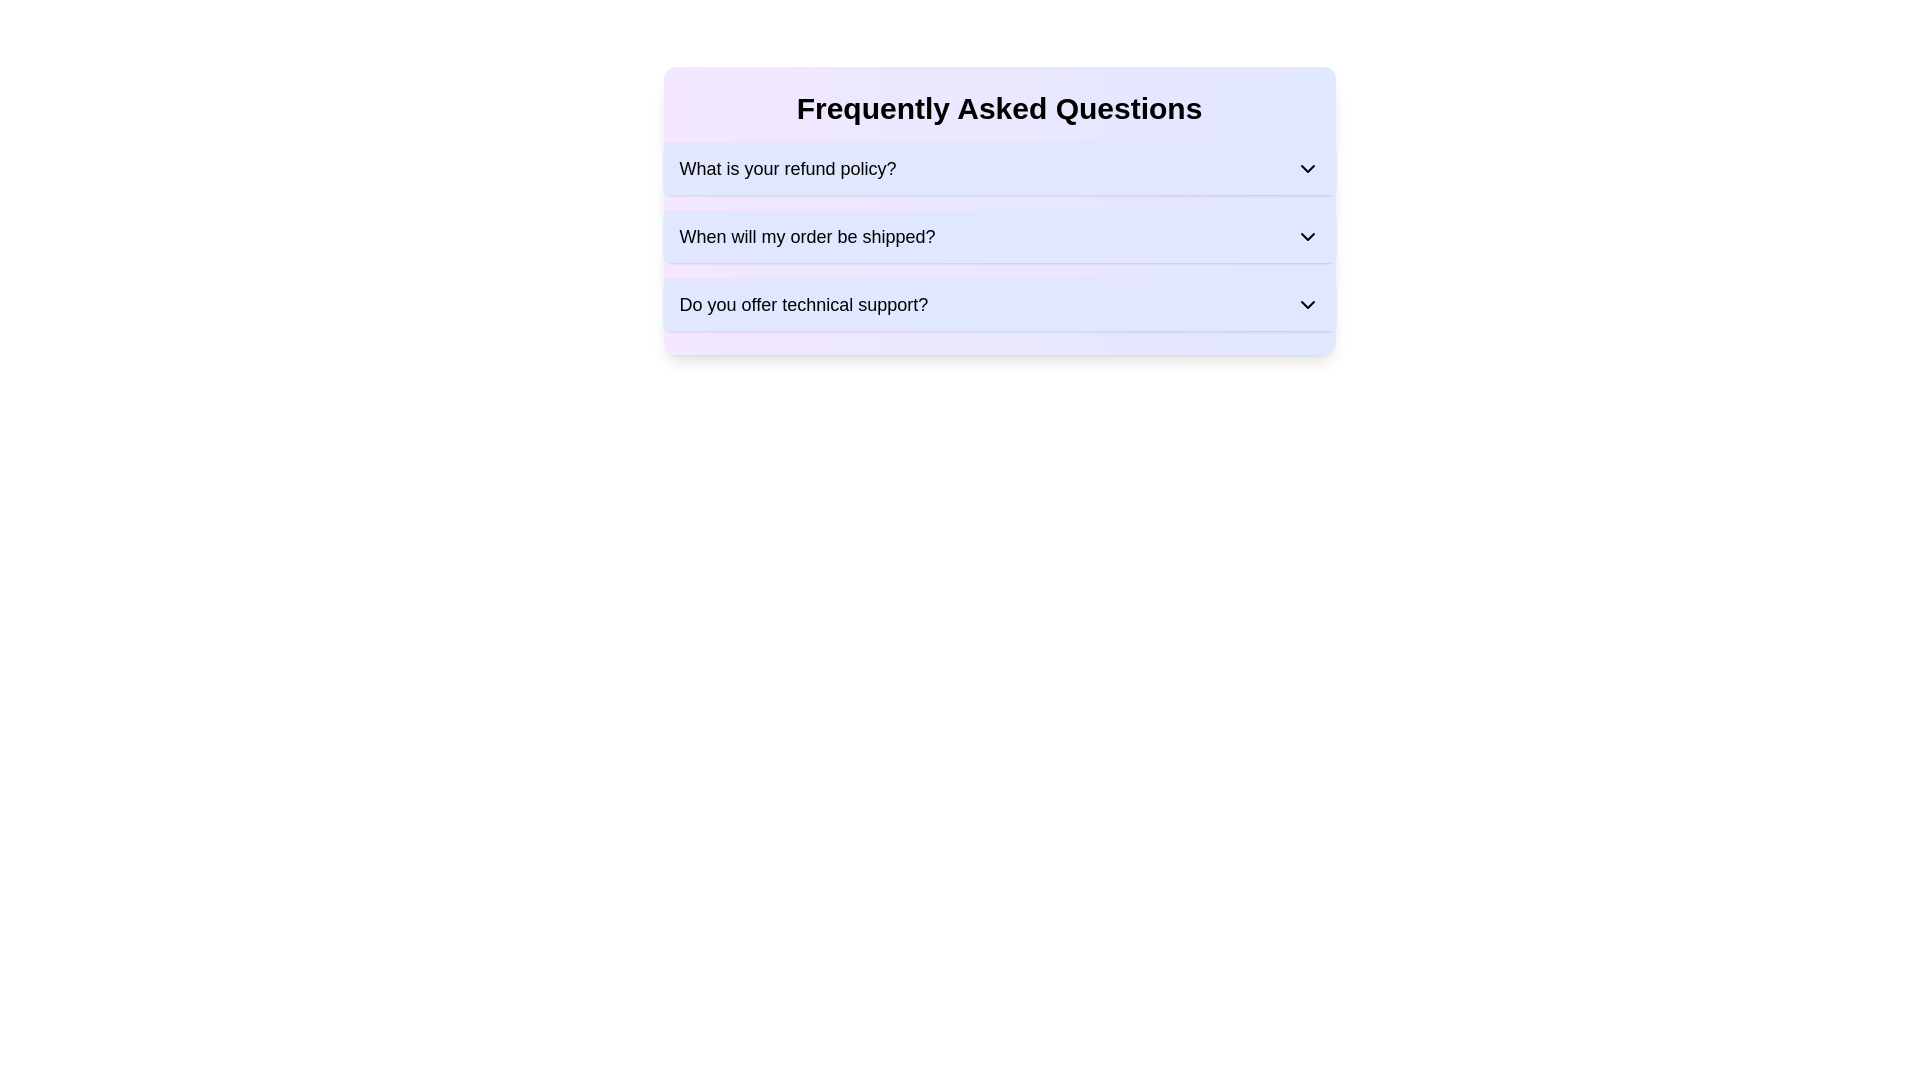 Image resolution: width=1920 pixels, height=1080 pixels. Describe the element at coordinates (999, 108) in the screenshot. I see `the header text displaying 'Frequently Asked Questions'` at that location.